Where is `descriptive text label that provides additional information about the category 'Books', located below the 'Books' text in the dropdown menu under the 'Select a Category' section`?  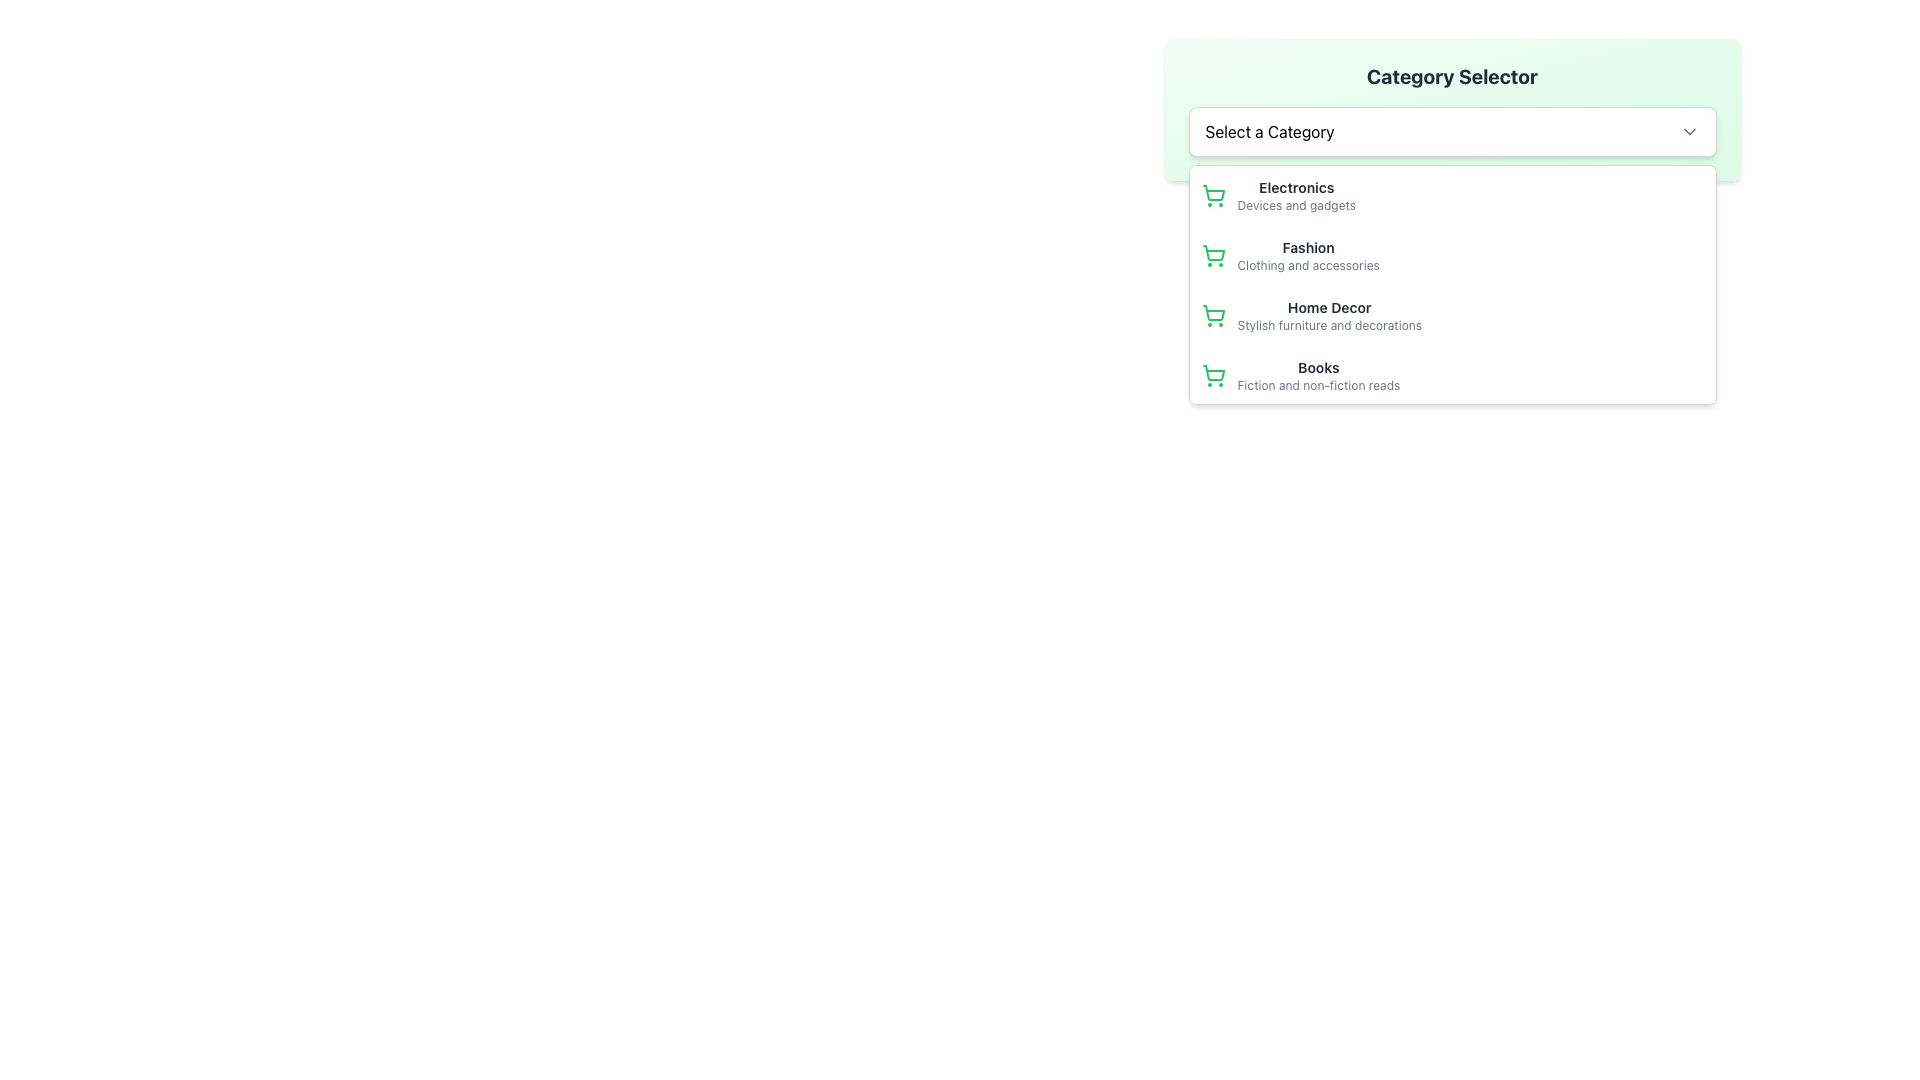 descriptive text label that provides additional information about the category 'Books', located below the 'Books' text in the dropdown menu under the 'Select a Category' section is located at coordinates (1318, 385).